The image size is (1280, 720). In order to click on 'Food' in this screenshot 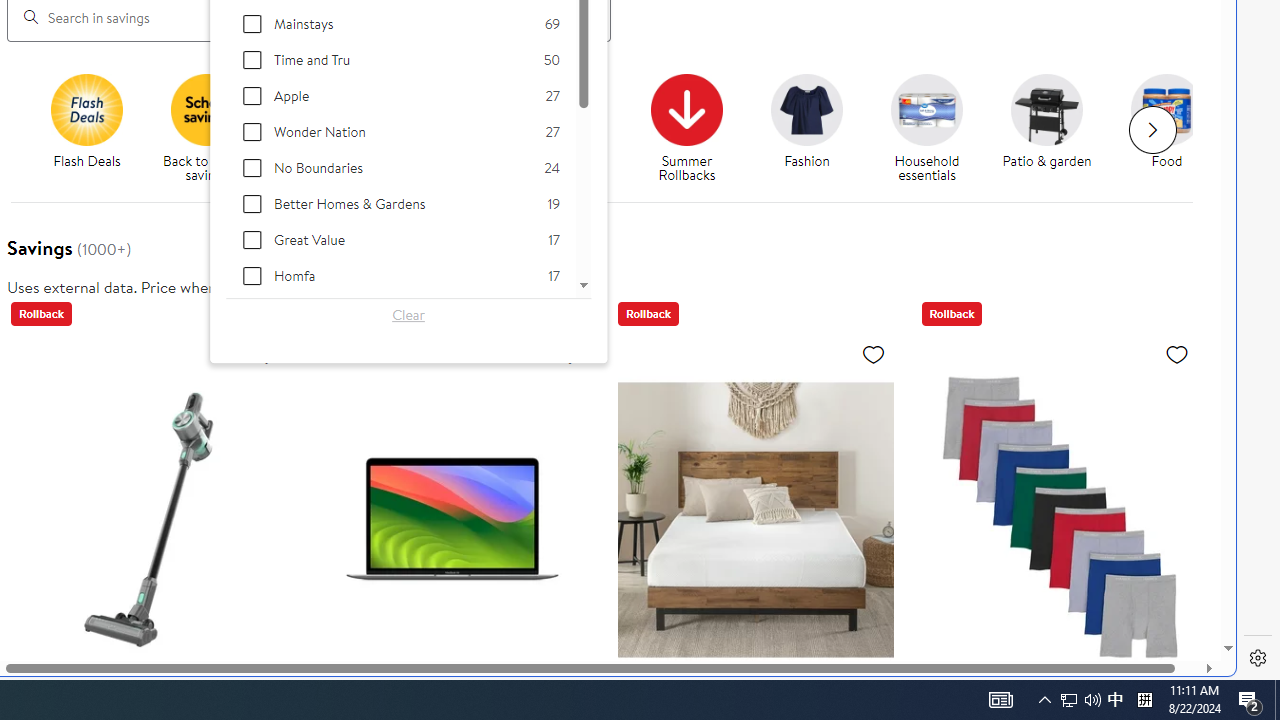, I will do `click(1175, 129)`.